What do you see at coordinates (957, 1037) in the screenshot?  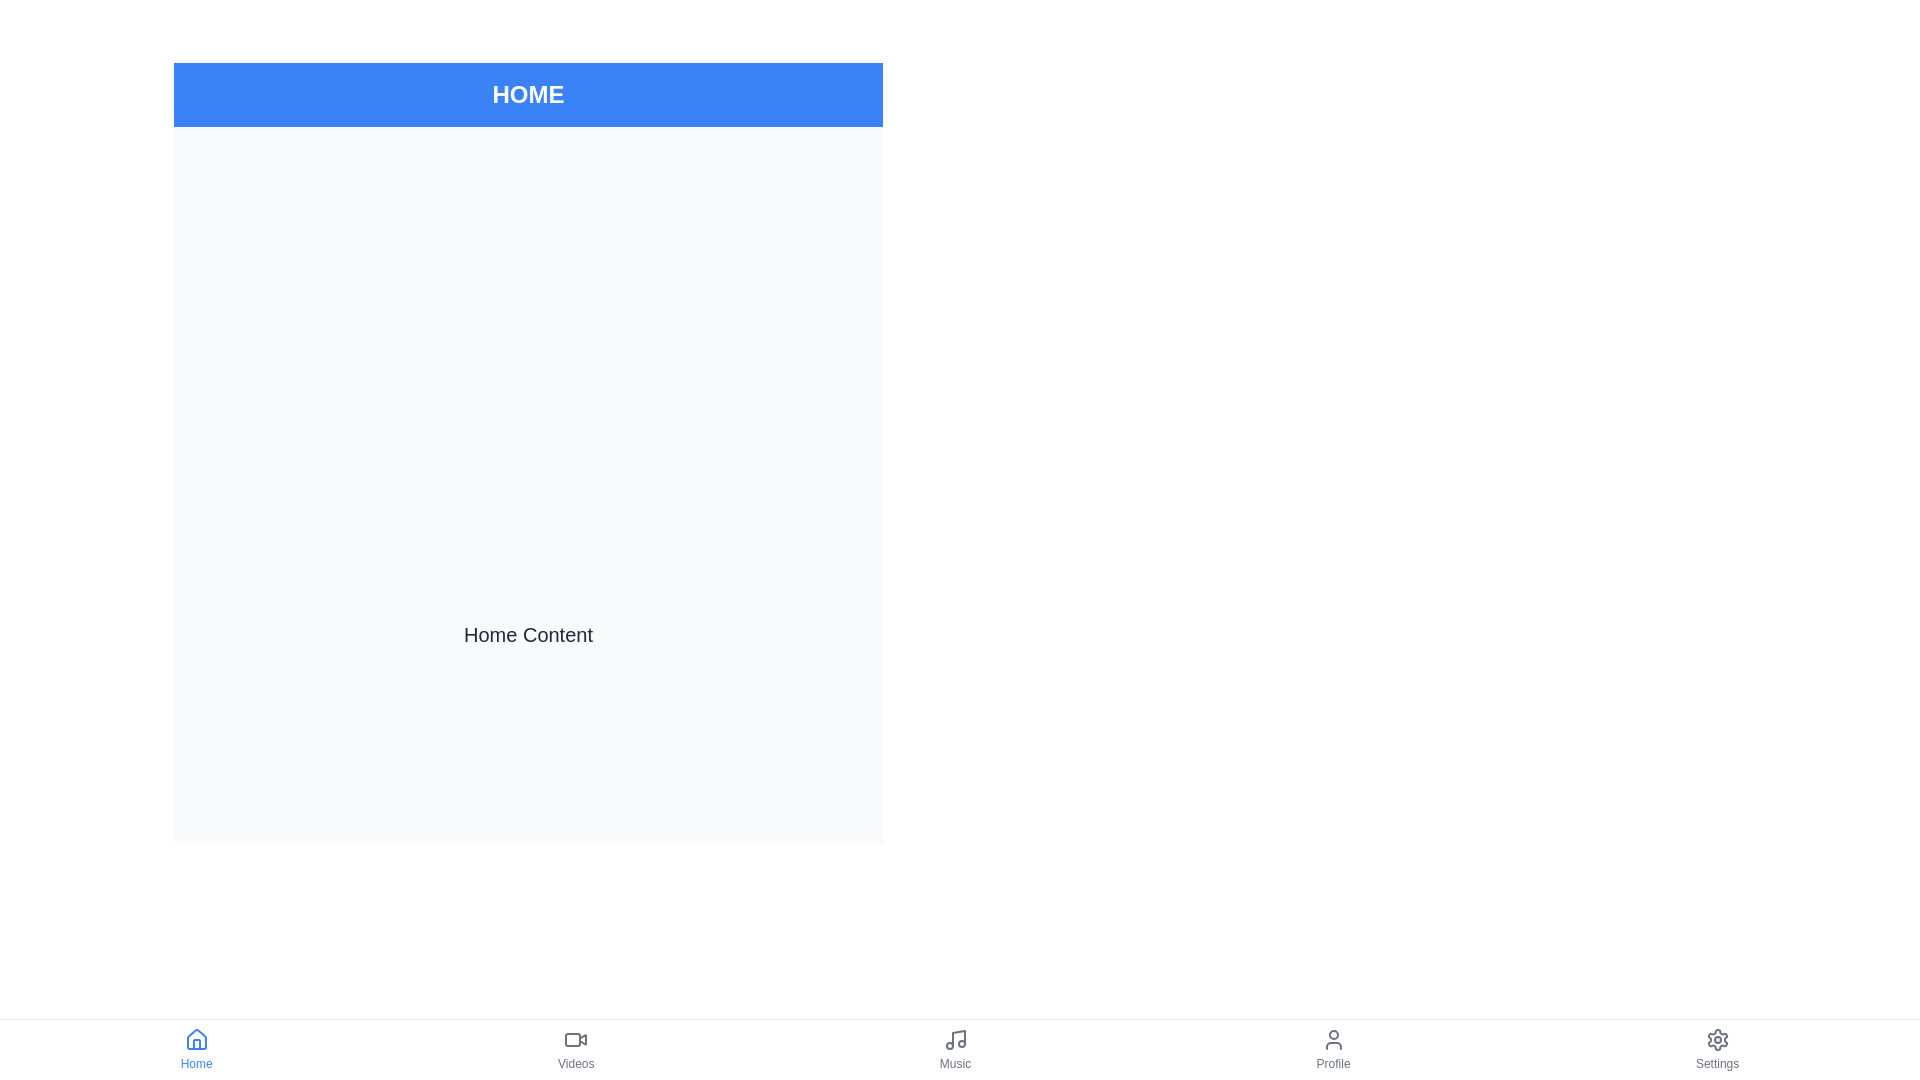 I see `the primary vertical line of the Music tab icon located in the bottom navigation bar` at bounding box center [957, 1037].